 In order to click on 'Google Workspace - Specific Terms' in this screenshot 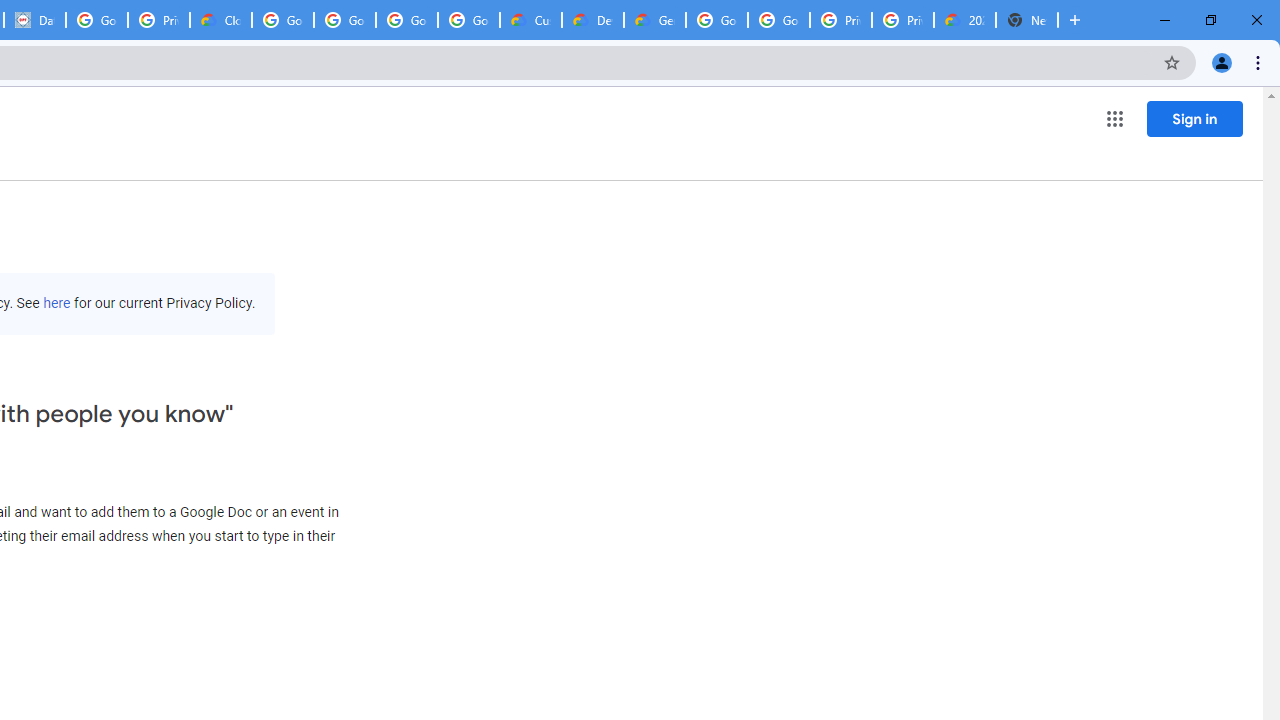, I will do `click(406, 20)`.